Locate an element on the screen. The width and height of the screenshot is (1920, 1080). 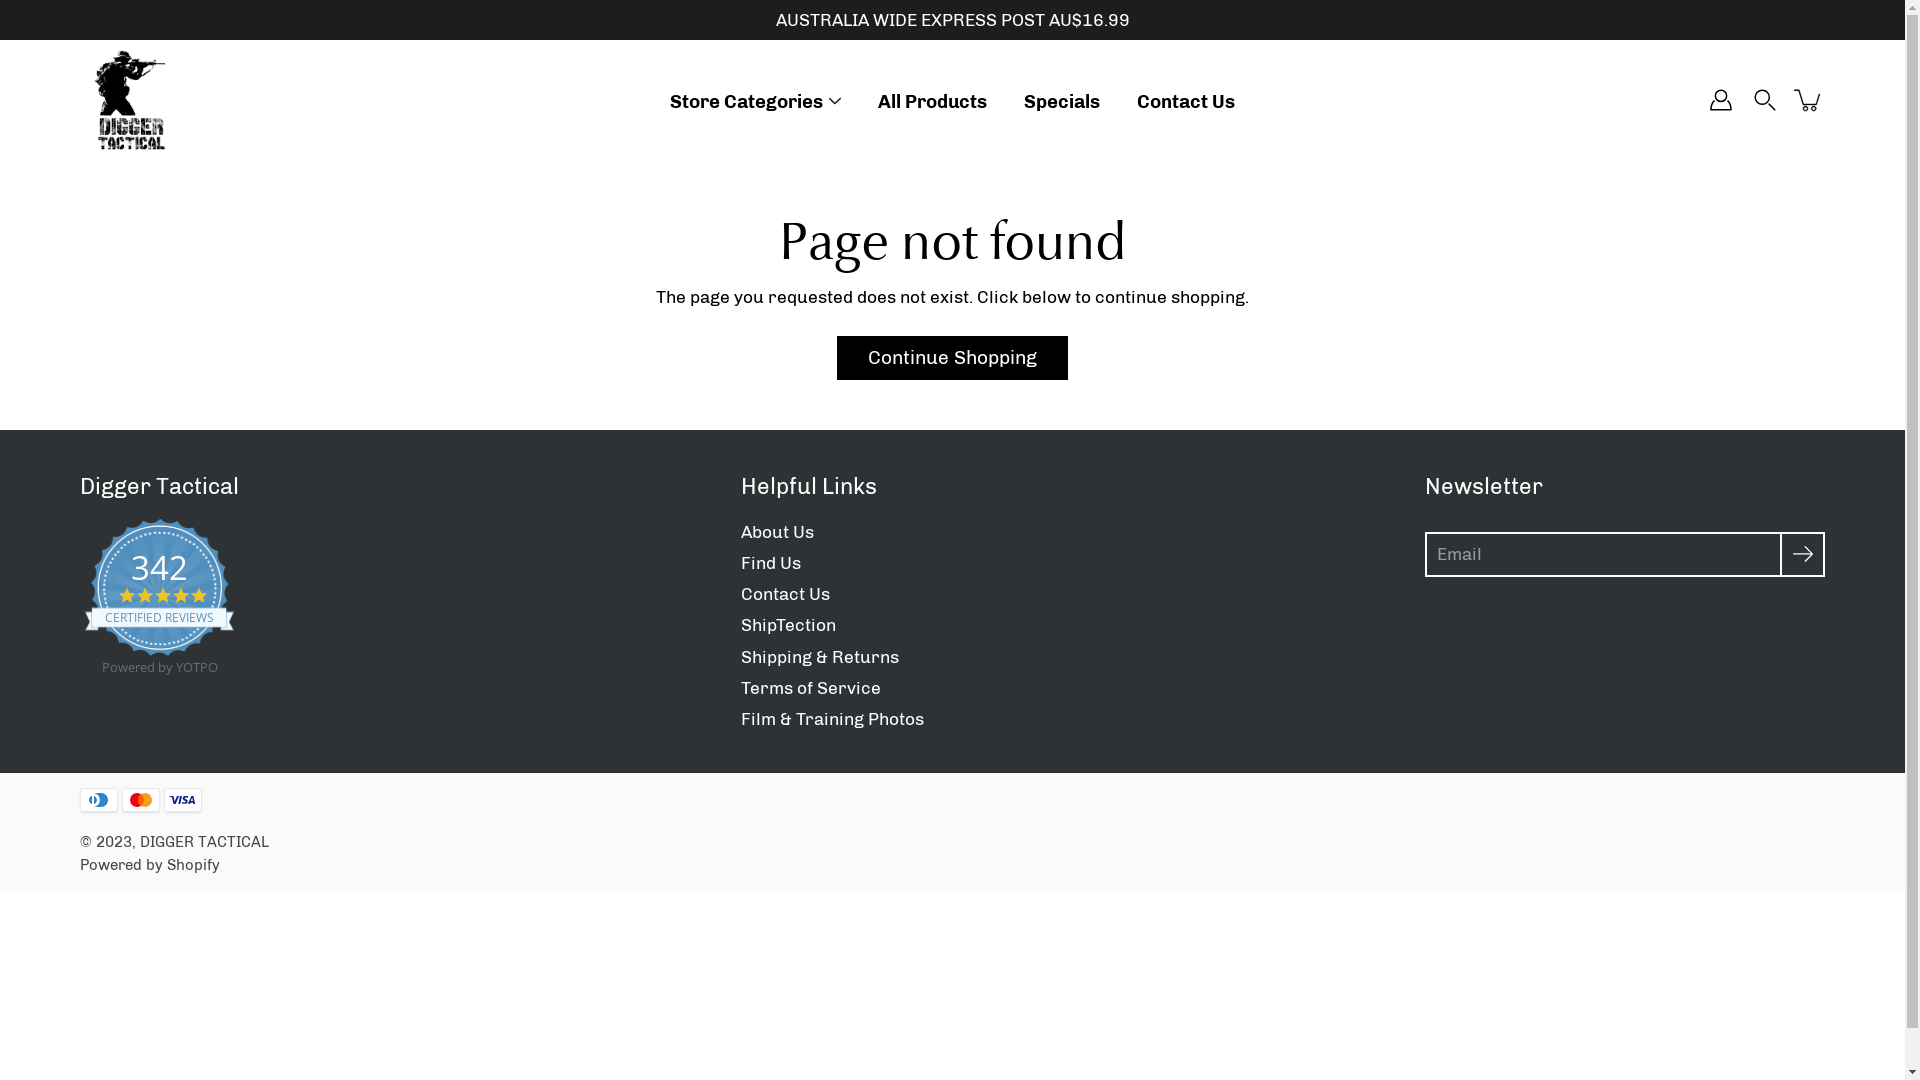
'Store Categories' is located at coordinates (745, 101).